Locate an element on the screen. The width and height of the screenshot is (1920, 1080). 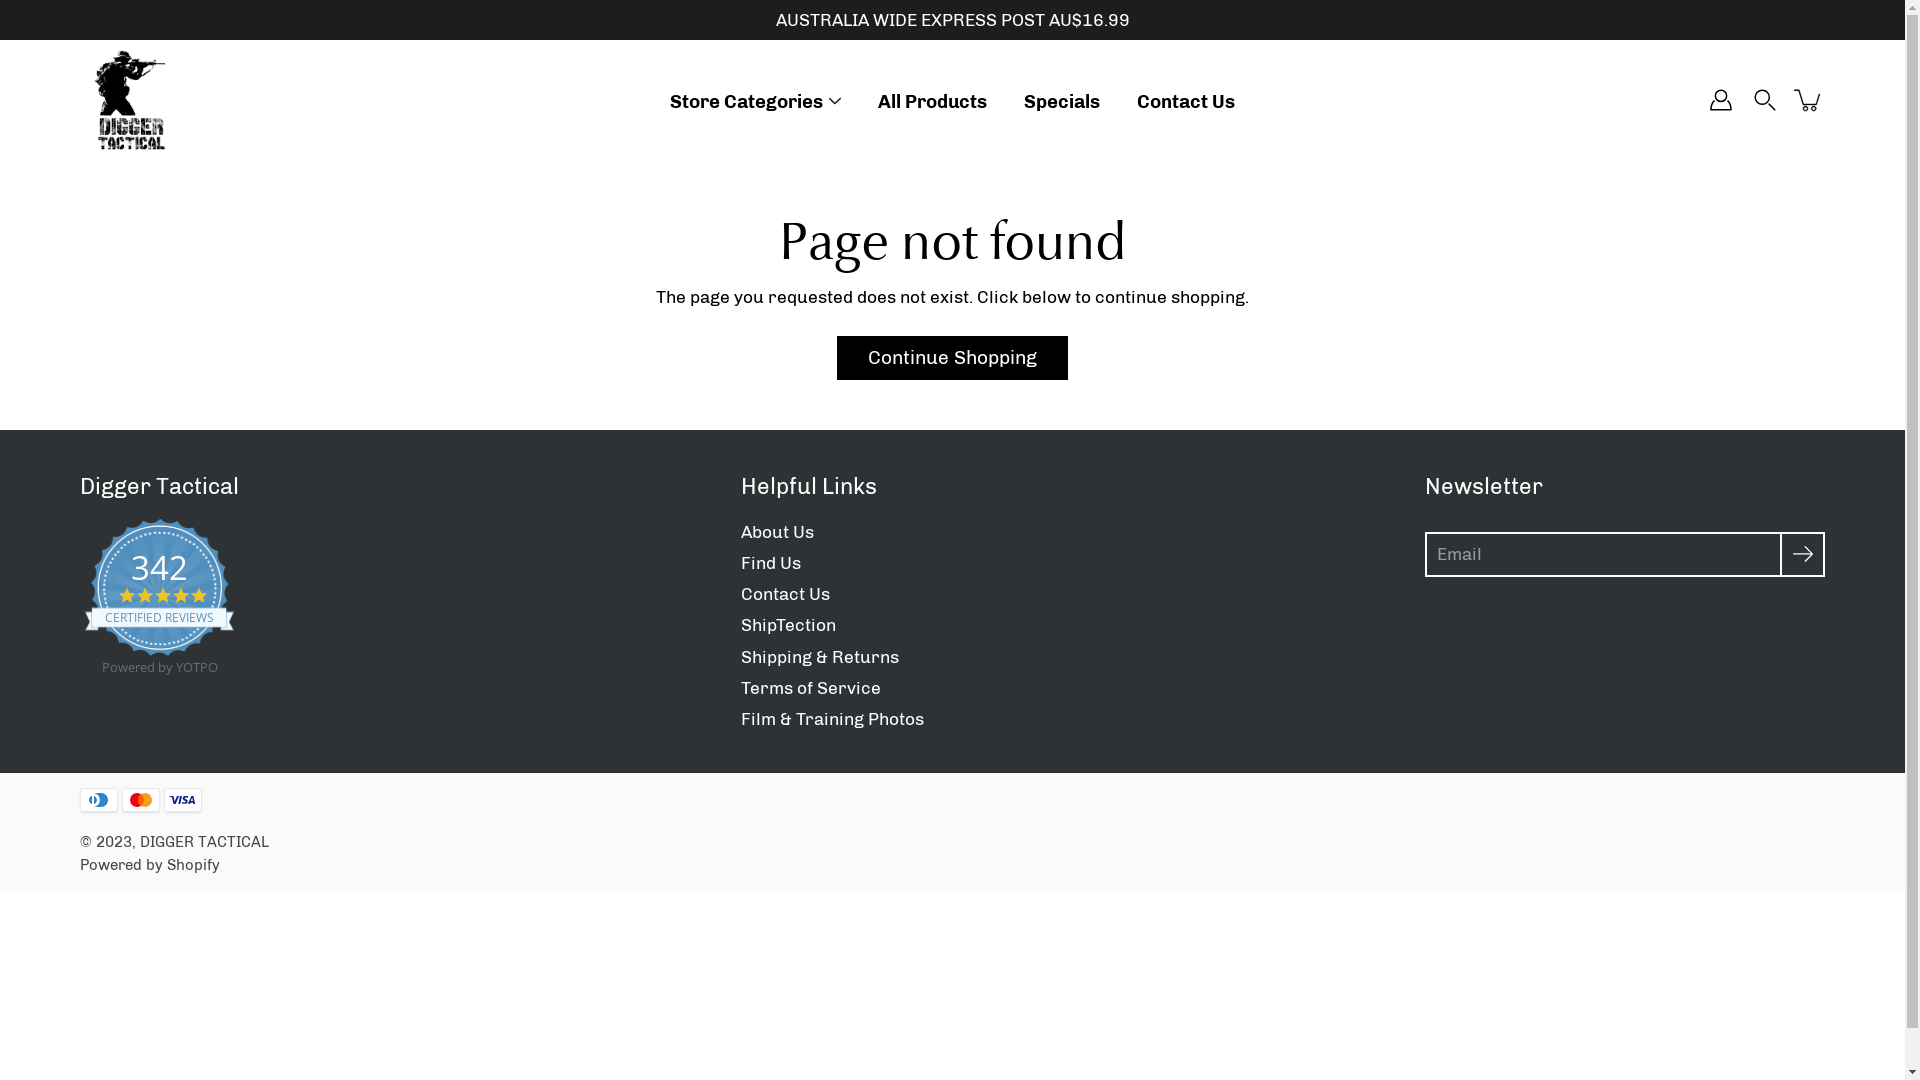
'Store Categories' is located at coordinates (745, 101).